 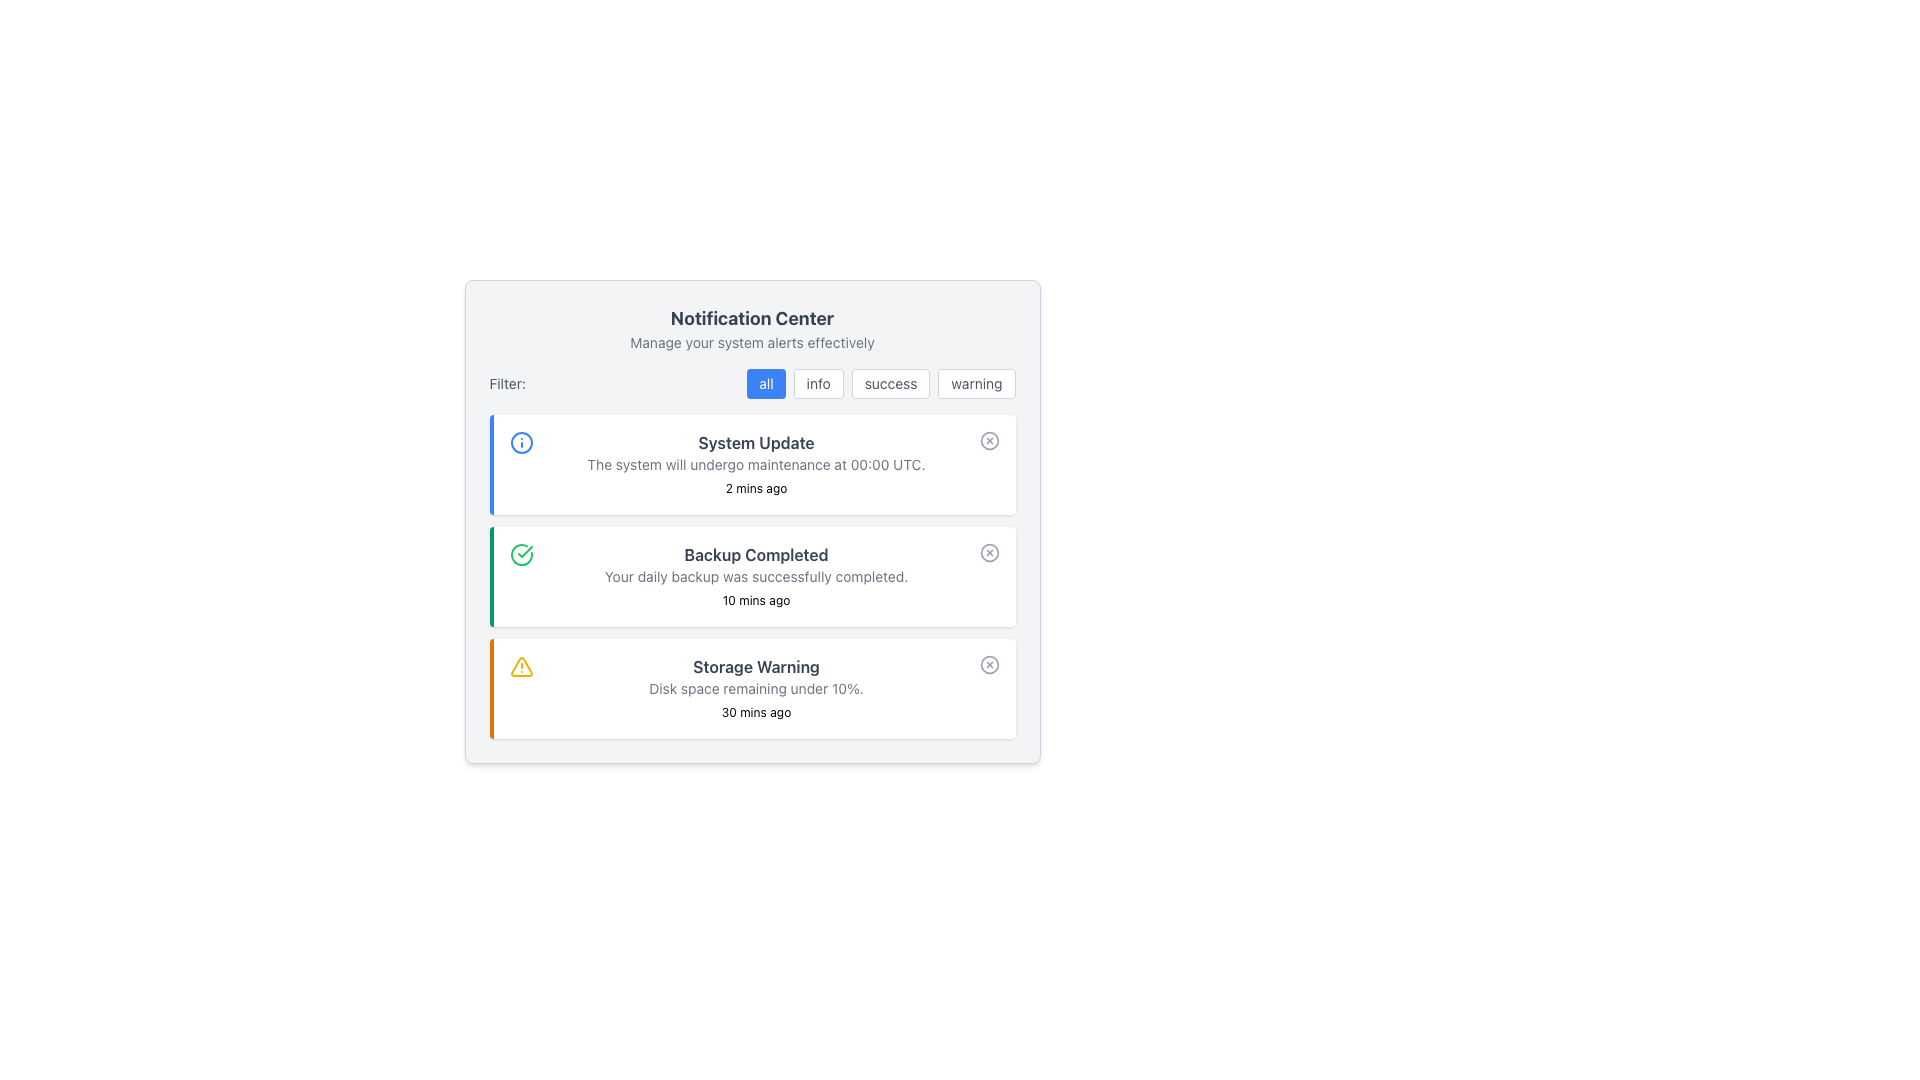 What do you see at coordinates (976, 384) in the screenshot?
I see `the 'warning' button using tab navigation` at bounding box center [976, 384].